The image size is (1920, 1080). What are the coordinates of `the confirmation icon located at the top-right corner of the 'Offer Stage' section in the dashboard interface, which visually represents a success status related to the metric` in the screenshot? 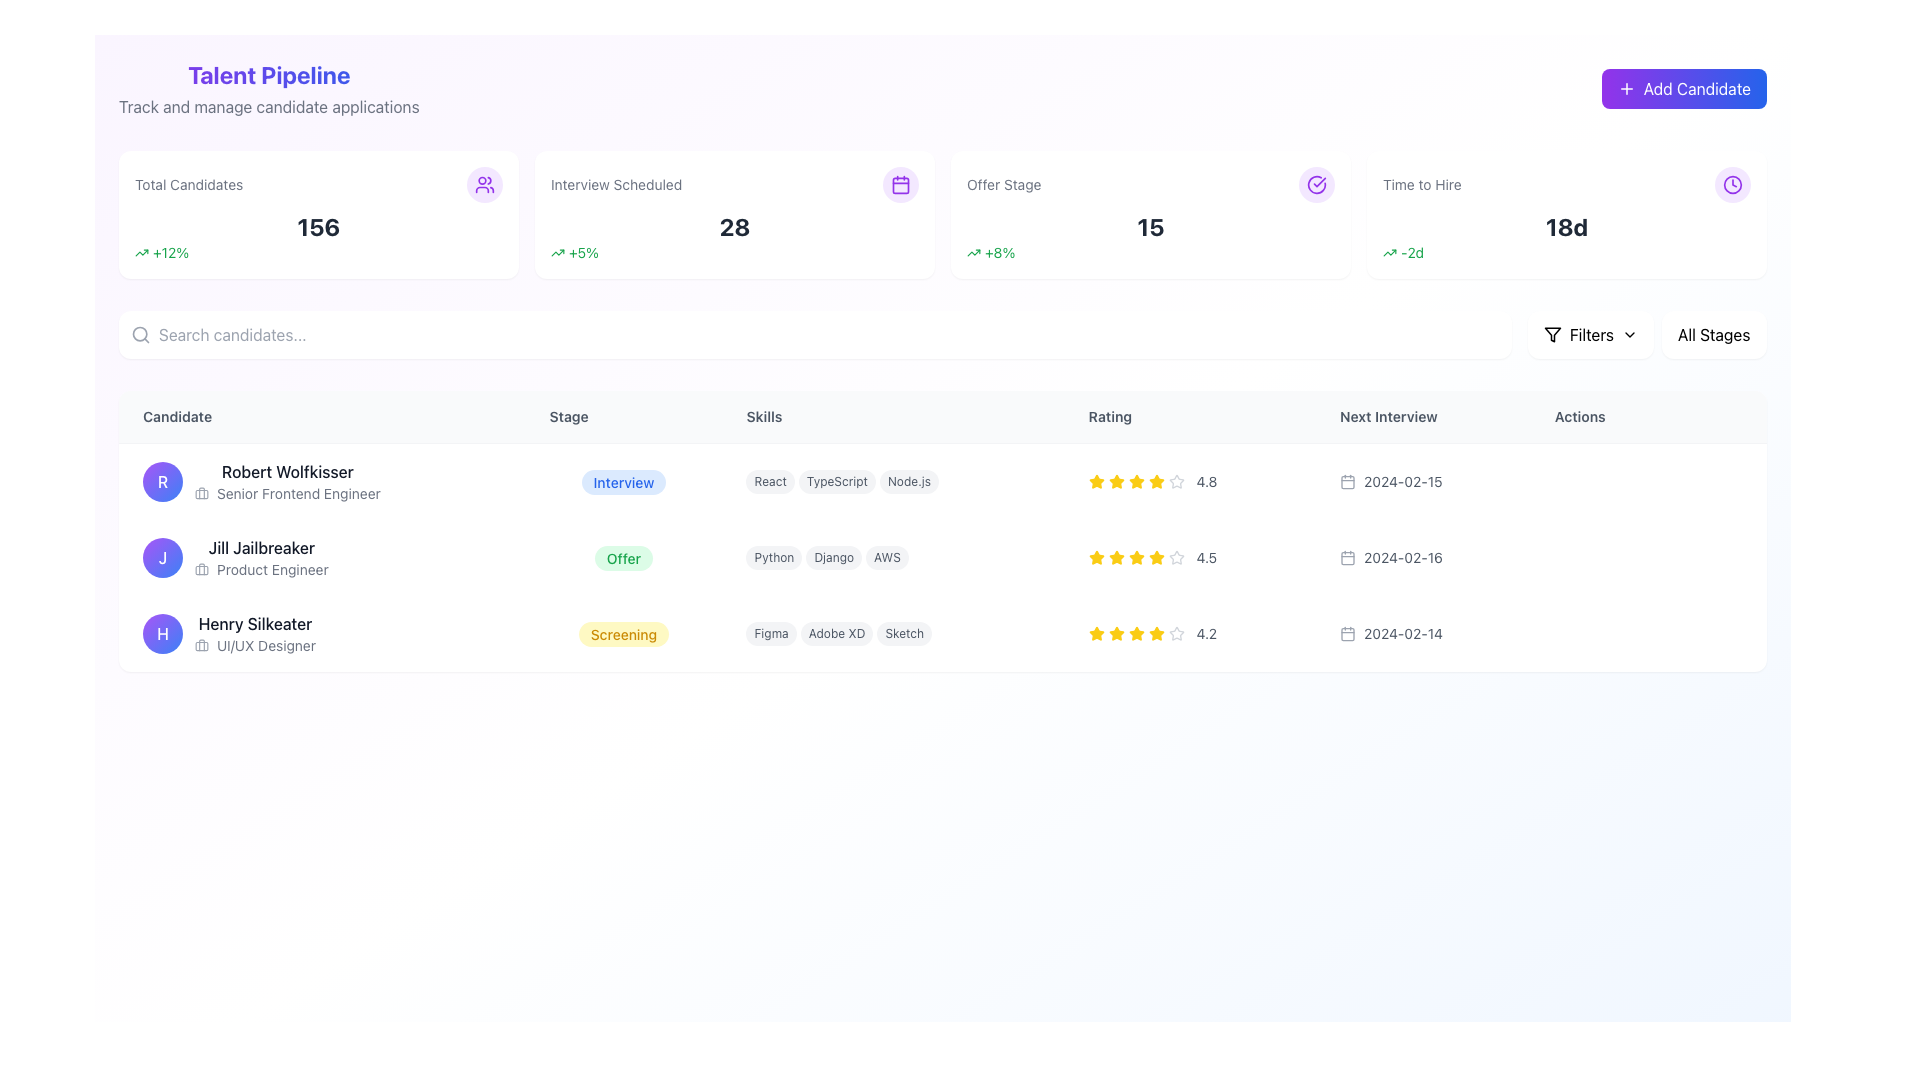 It's located at (1316, 185).